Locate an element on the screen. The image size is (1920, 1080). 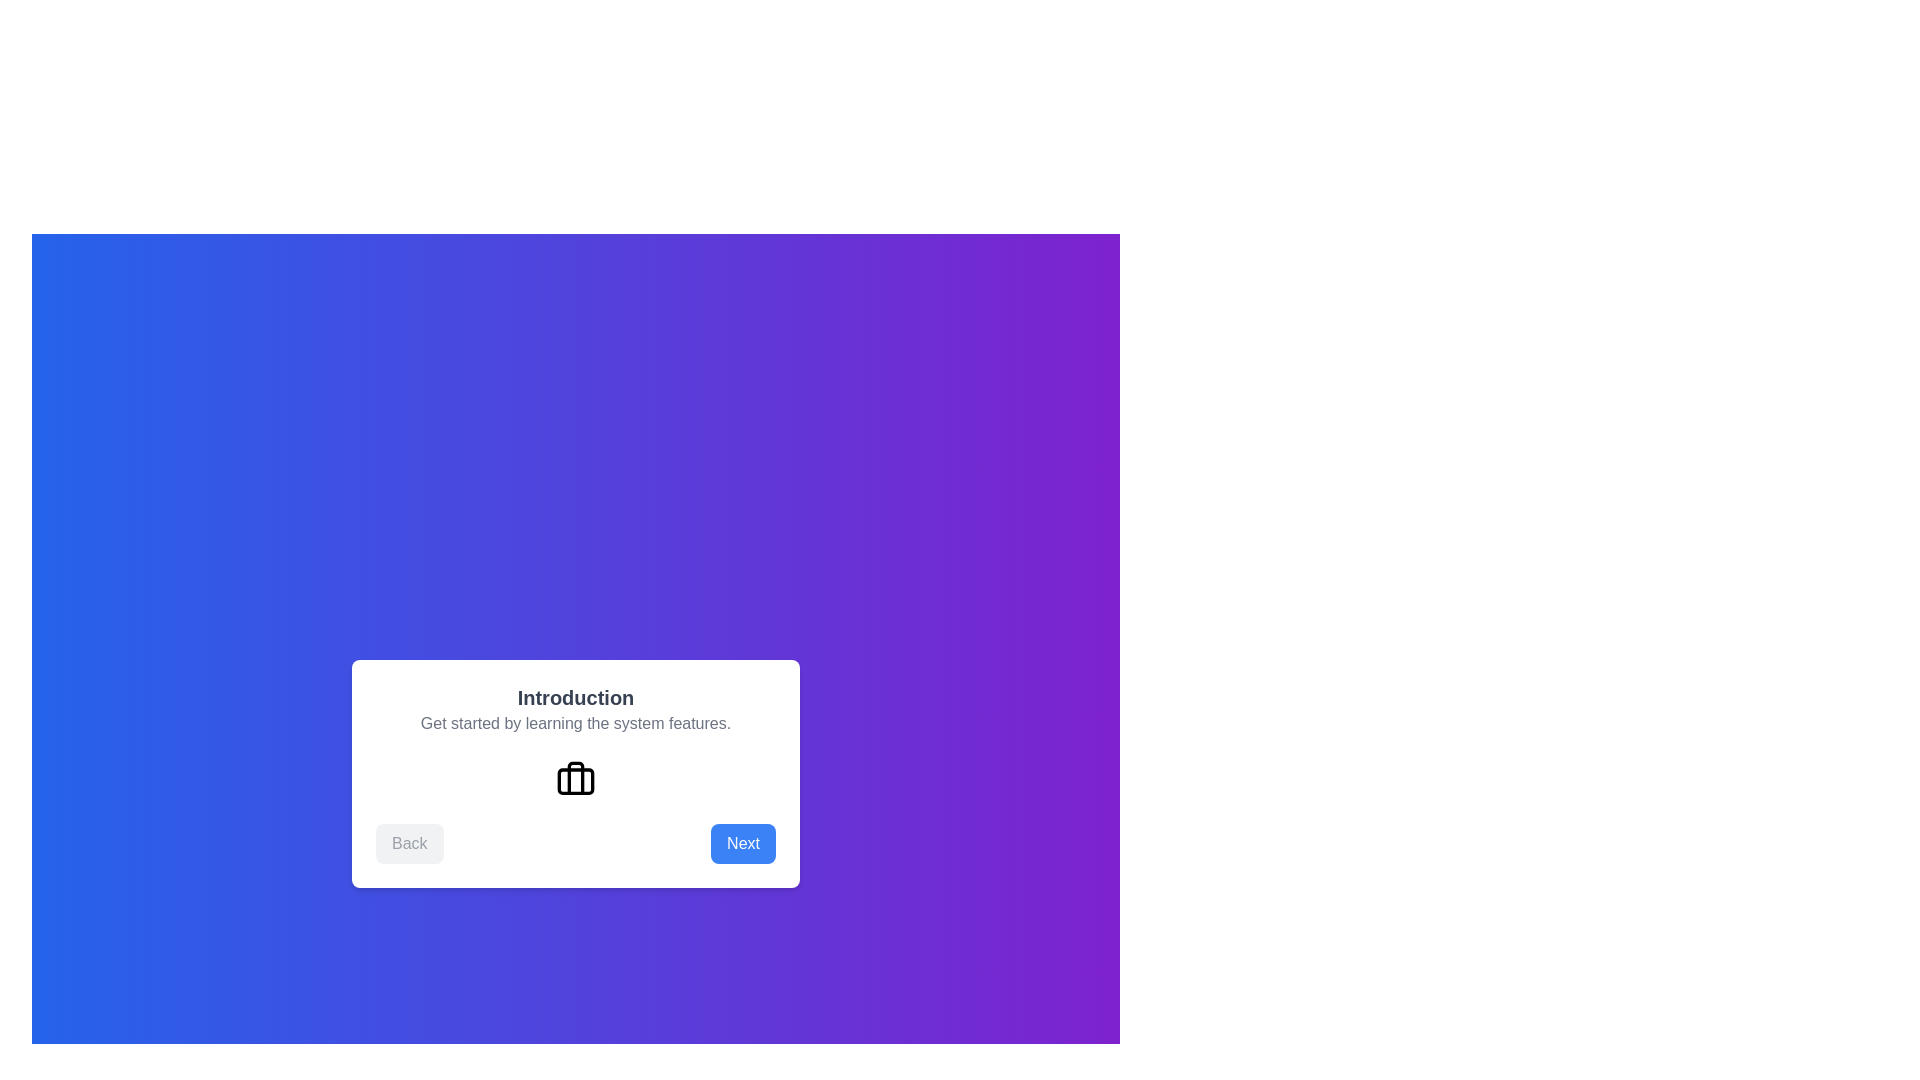
the 'Next' button to navigate to the next step is located at coordinates (742, 844).